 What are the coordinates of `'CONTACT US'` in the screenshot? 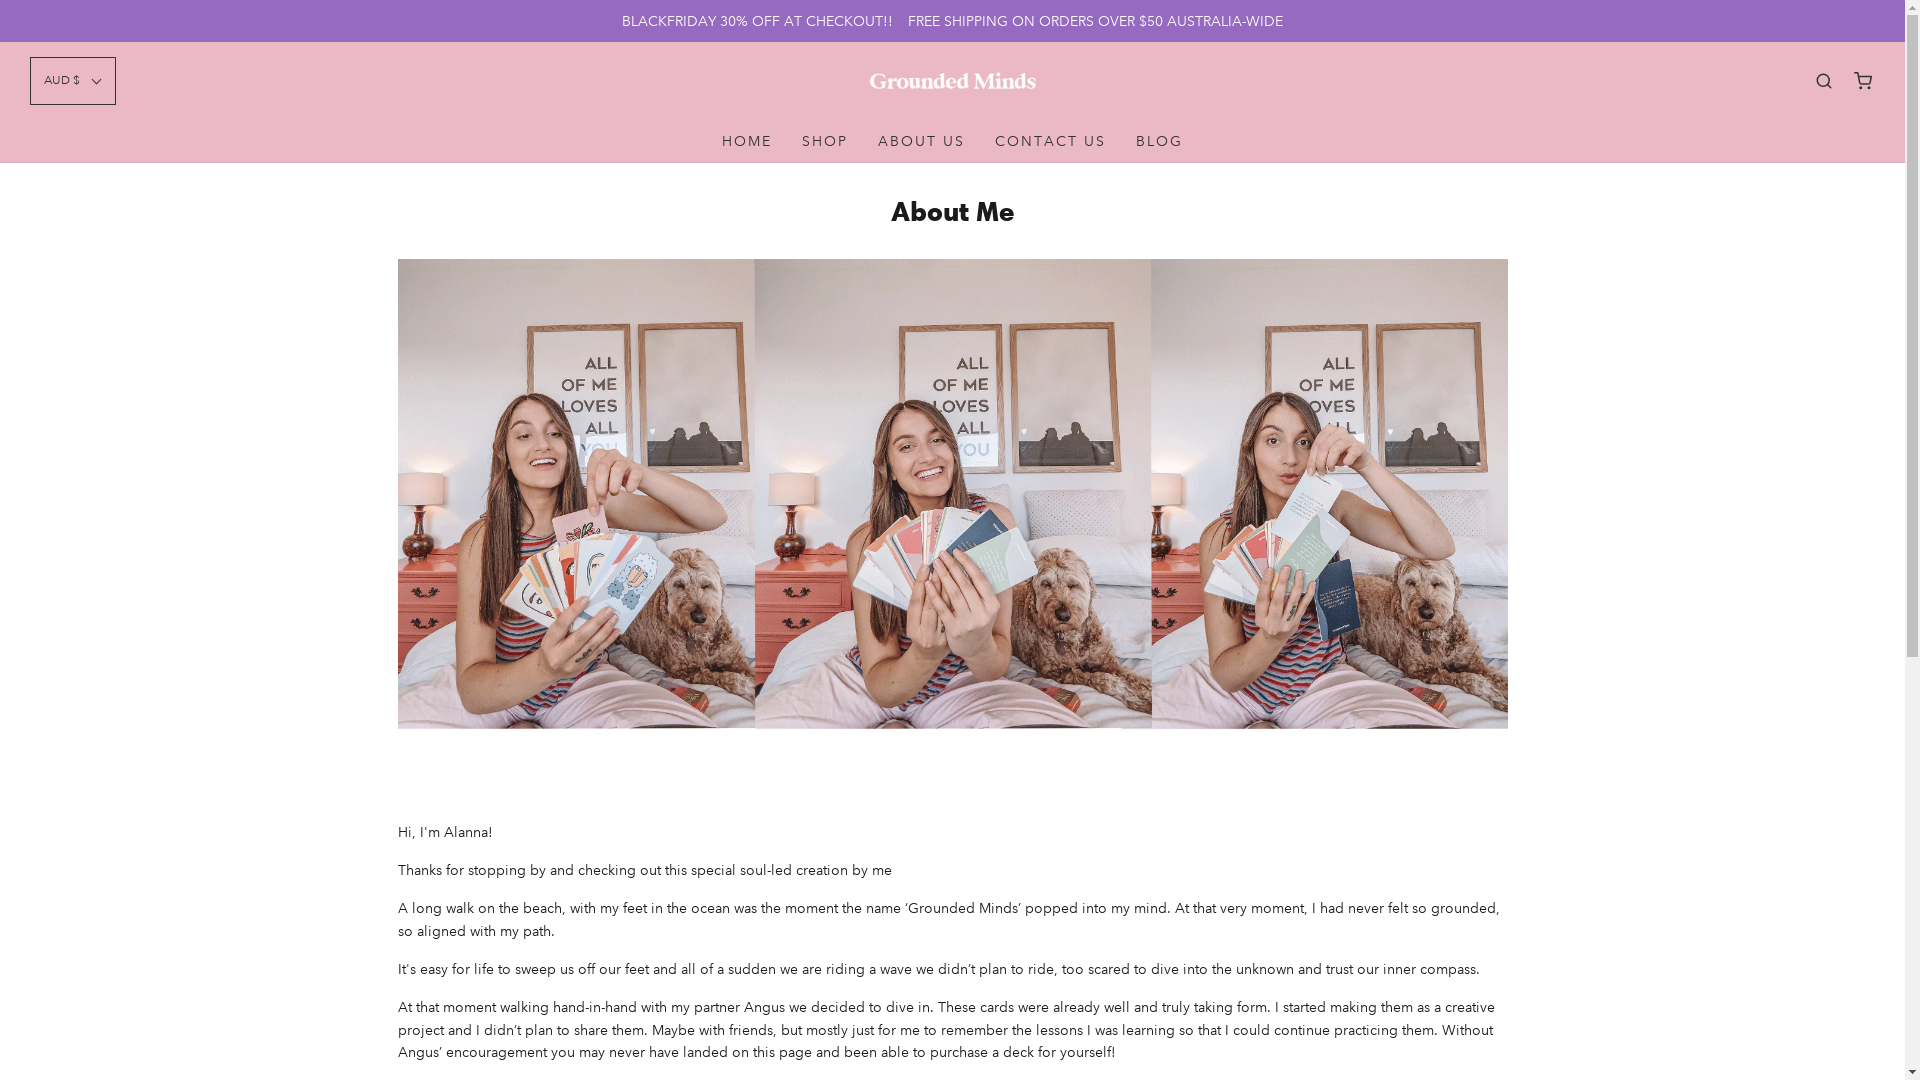 It's located at (1049, 140).